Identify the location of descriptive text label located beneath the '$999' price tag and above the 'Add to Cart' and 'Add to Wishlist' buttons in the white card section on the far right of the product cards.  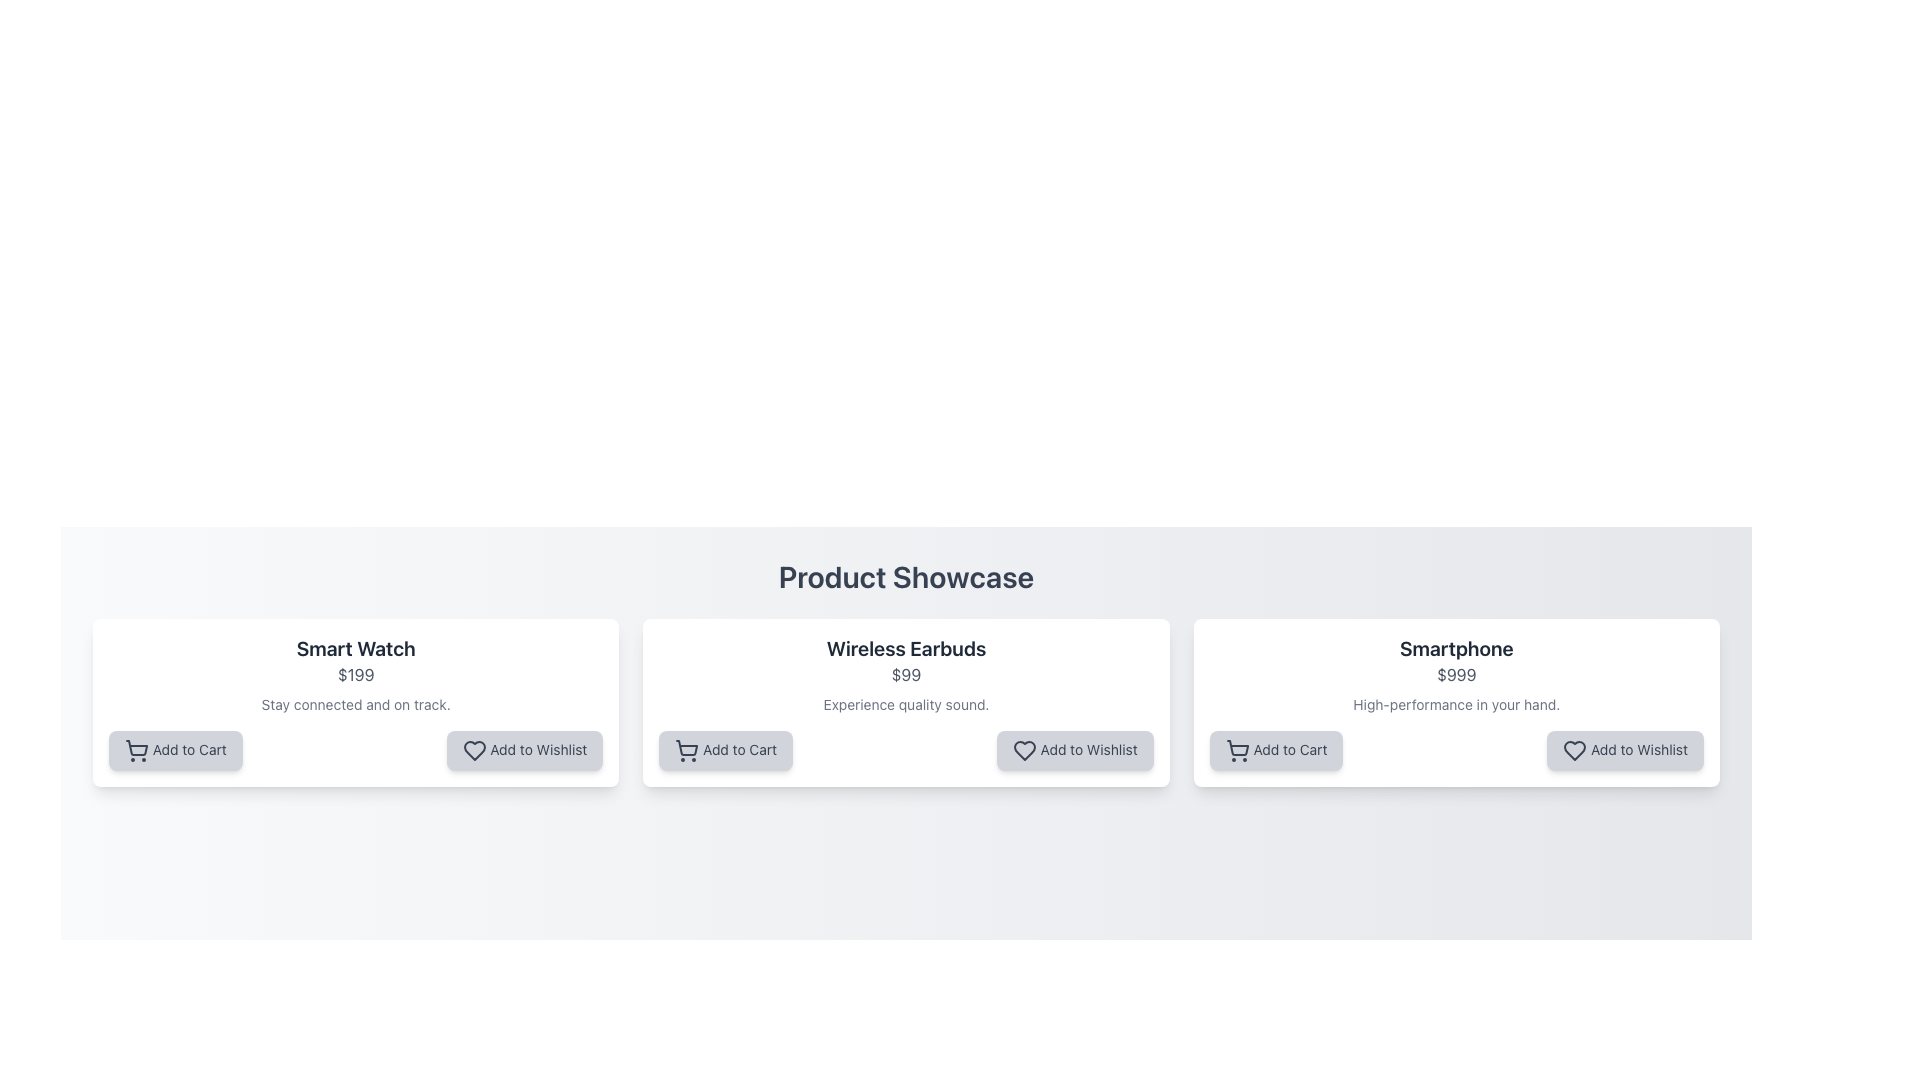
(1456, 704).